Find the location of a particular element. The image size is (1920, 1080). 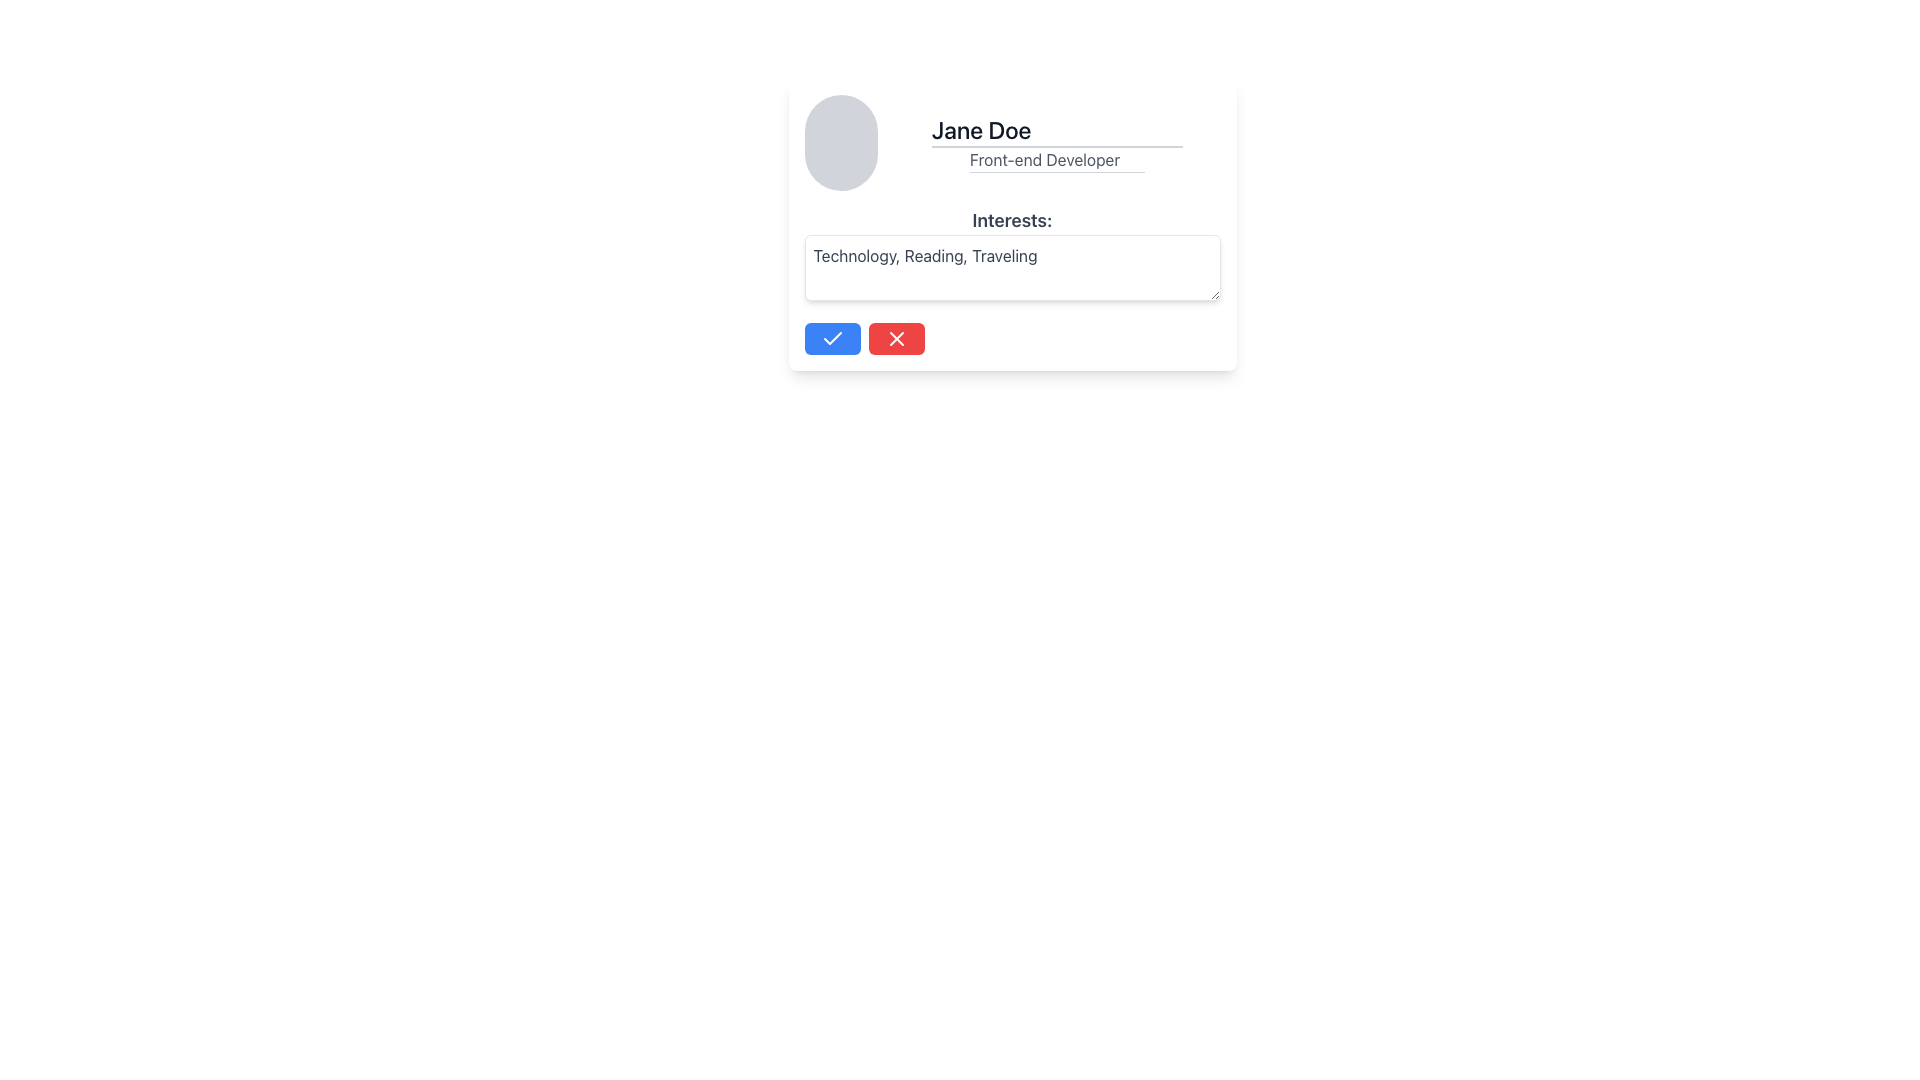

the checkmark icon located inside the blue button at the bottom left of the user's profile card is located at coordinates (832, 338).